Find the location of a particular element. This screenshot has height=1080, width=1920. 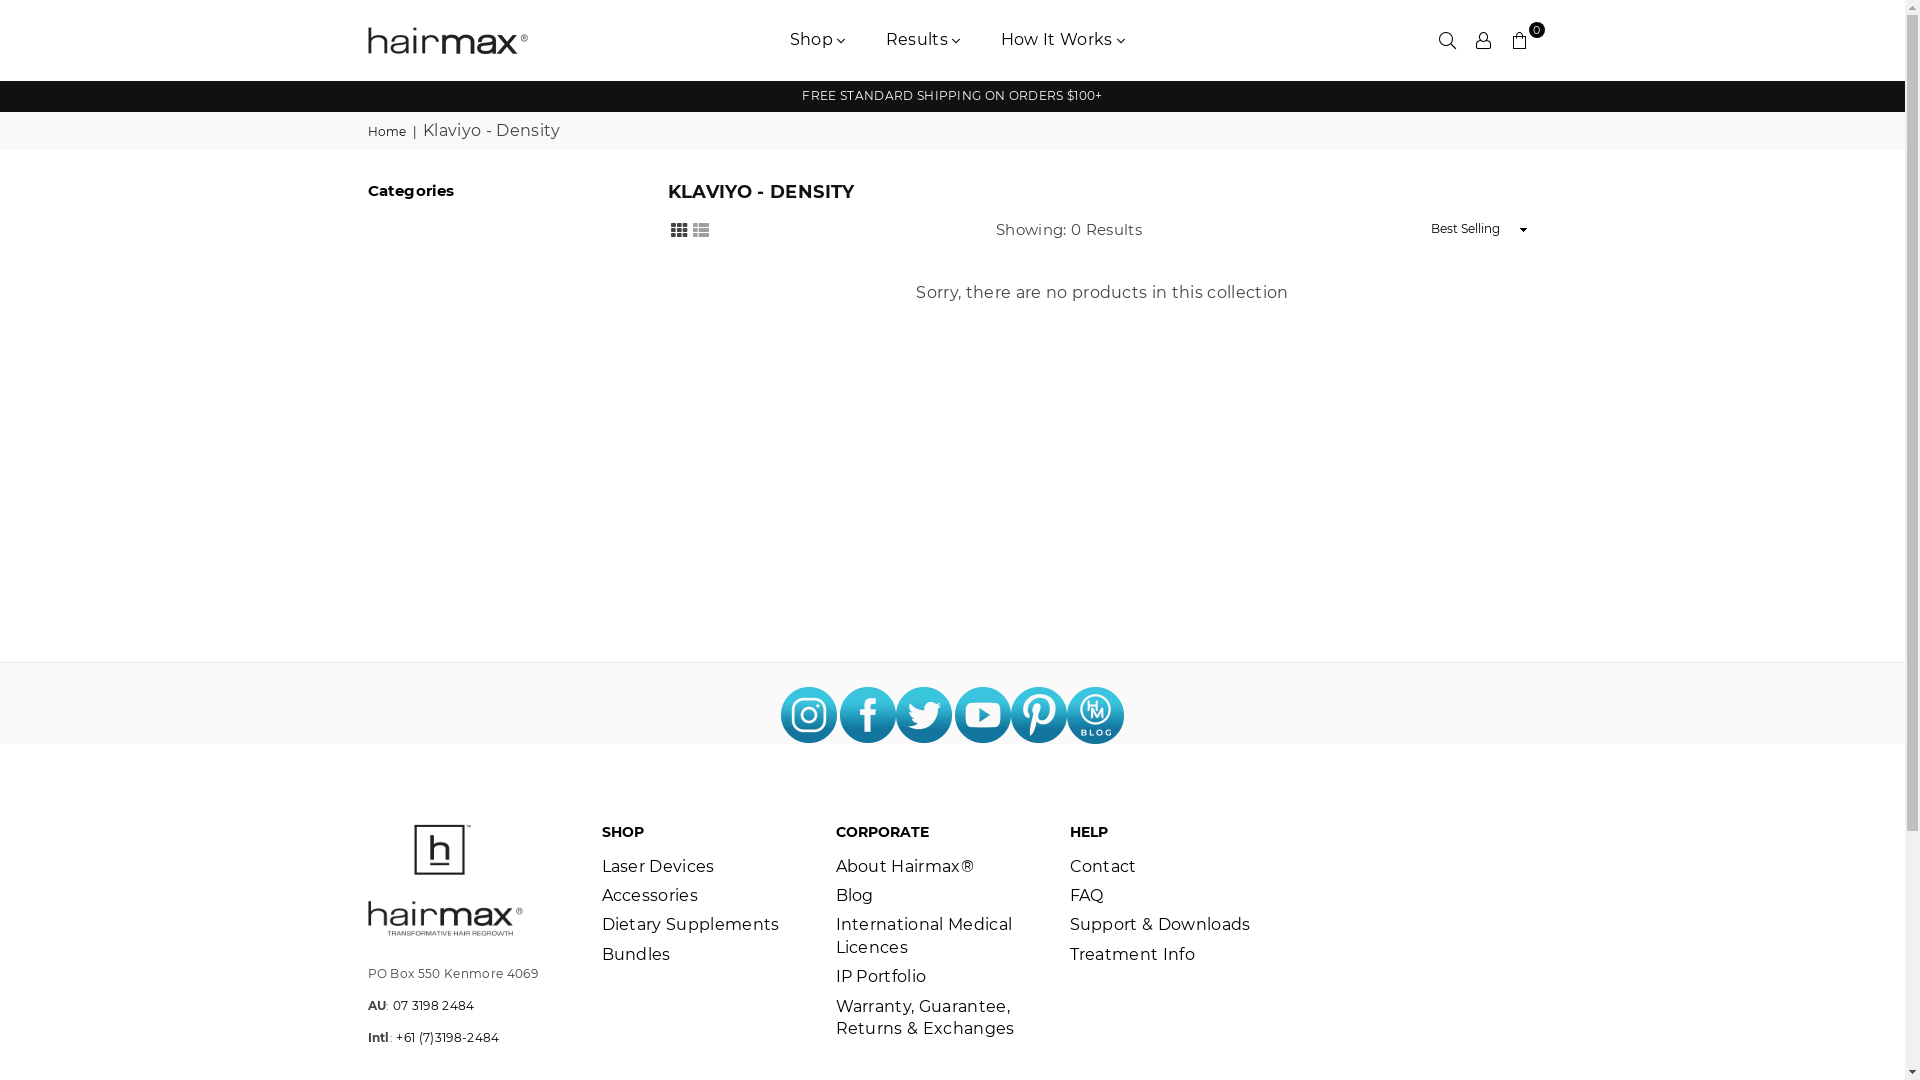

'IP Portfolio' is located at coordinates (880, 975).